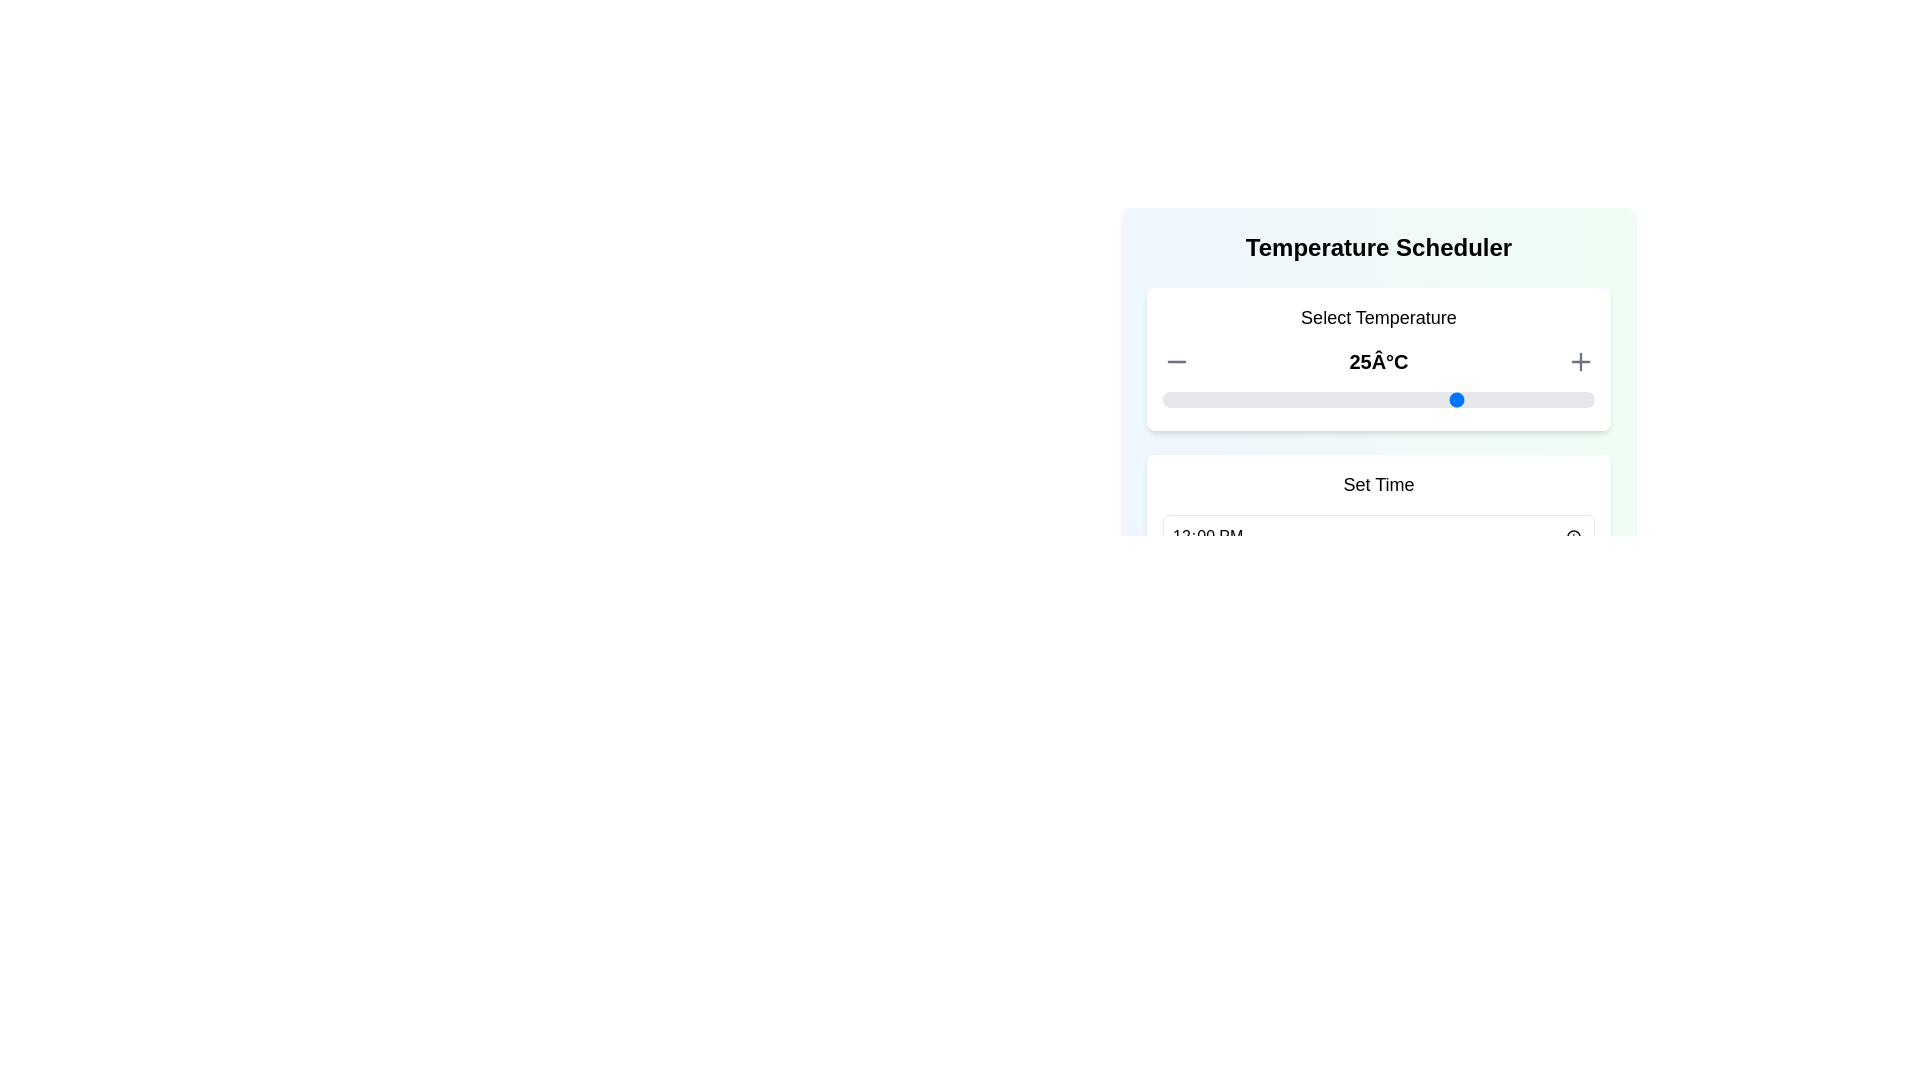 This screenshot has height=1080, width=1920. I want to click on the temperature slider, so click(1308, 400).